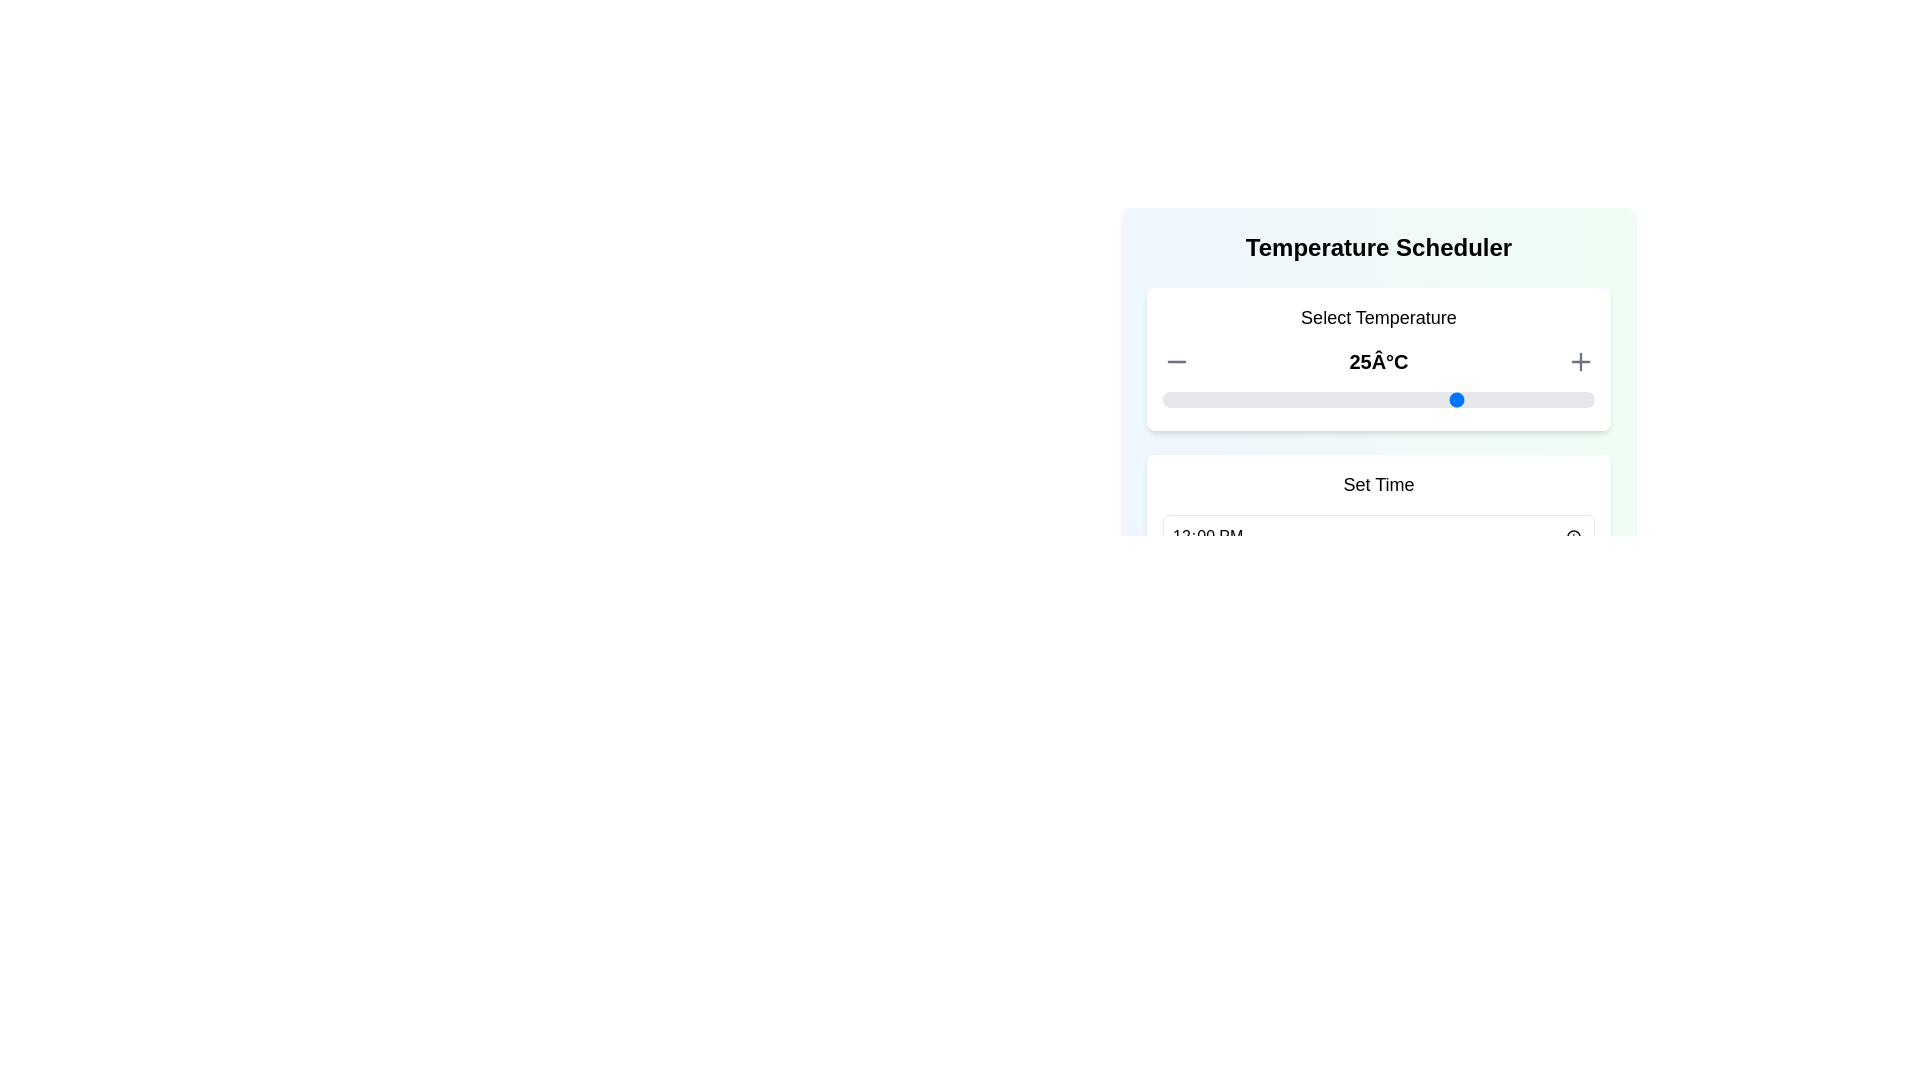 This screenshot has height=1080, width=1920. I want to click on the temperature slider, so click(1308, 400).